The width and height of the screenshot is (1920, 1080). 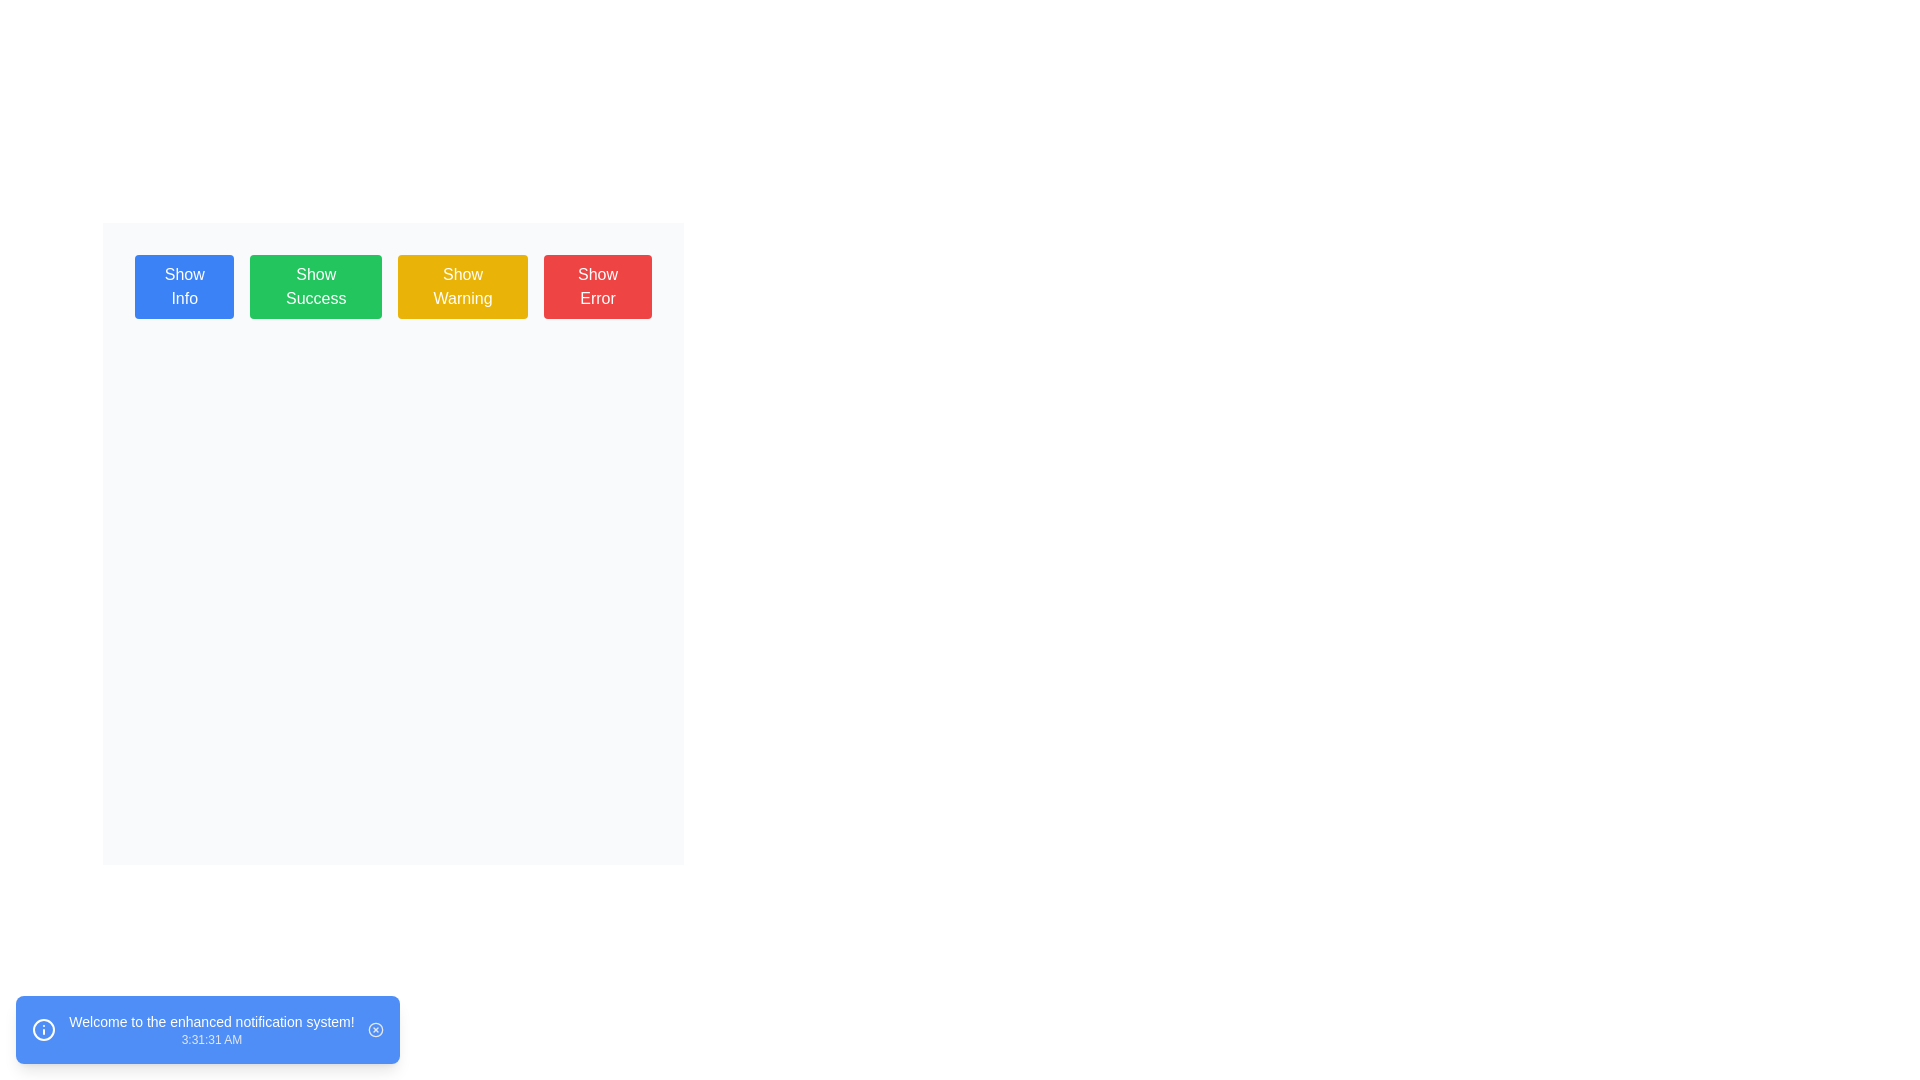 What do you see at coordinates (375, 1029) in the screenshot?
I see `the close button in the far-right corner of the blue rounded rectangle notification component` at bounding box center [375, 1029].